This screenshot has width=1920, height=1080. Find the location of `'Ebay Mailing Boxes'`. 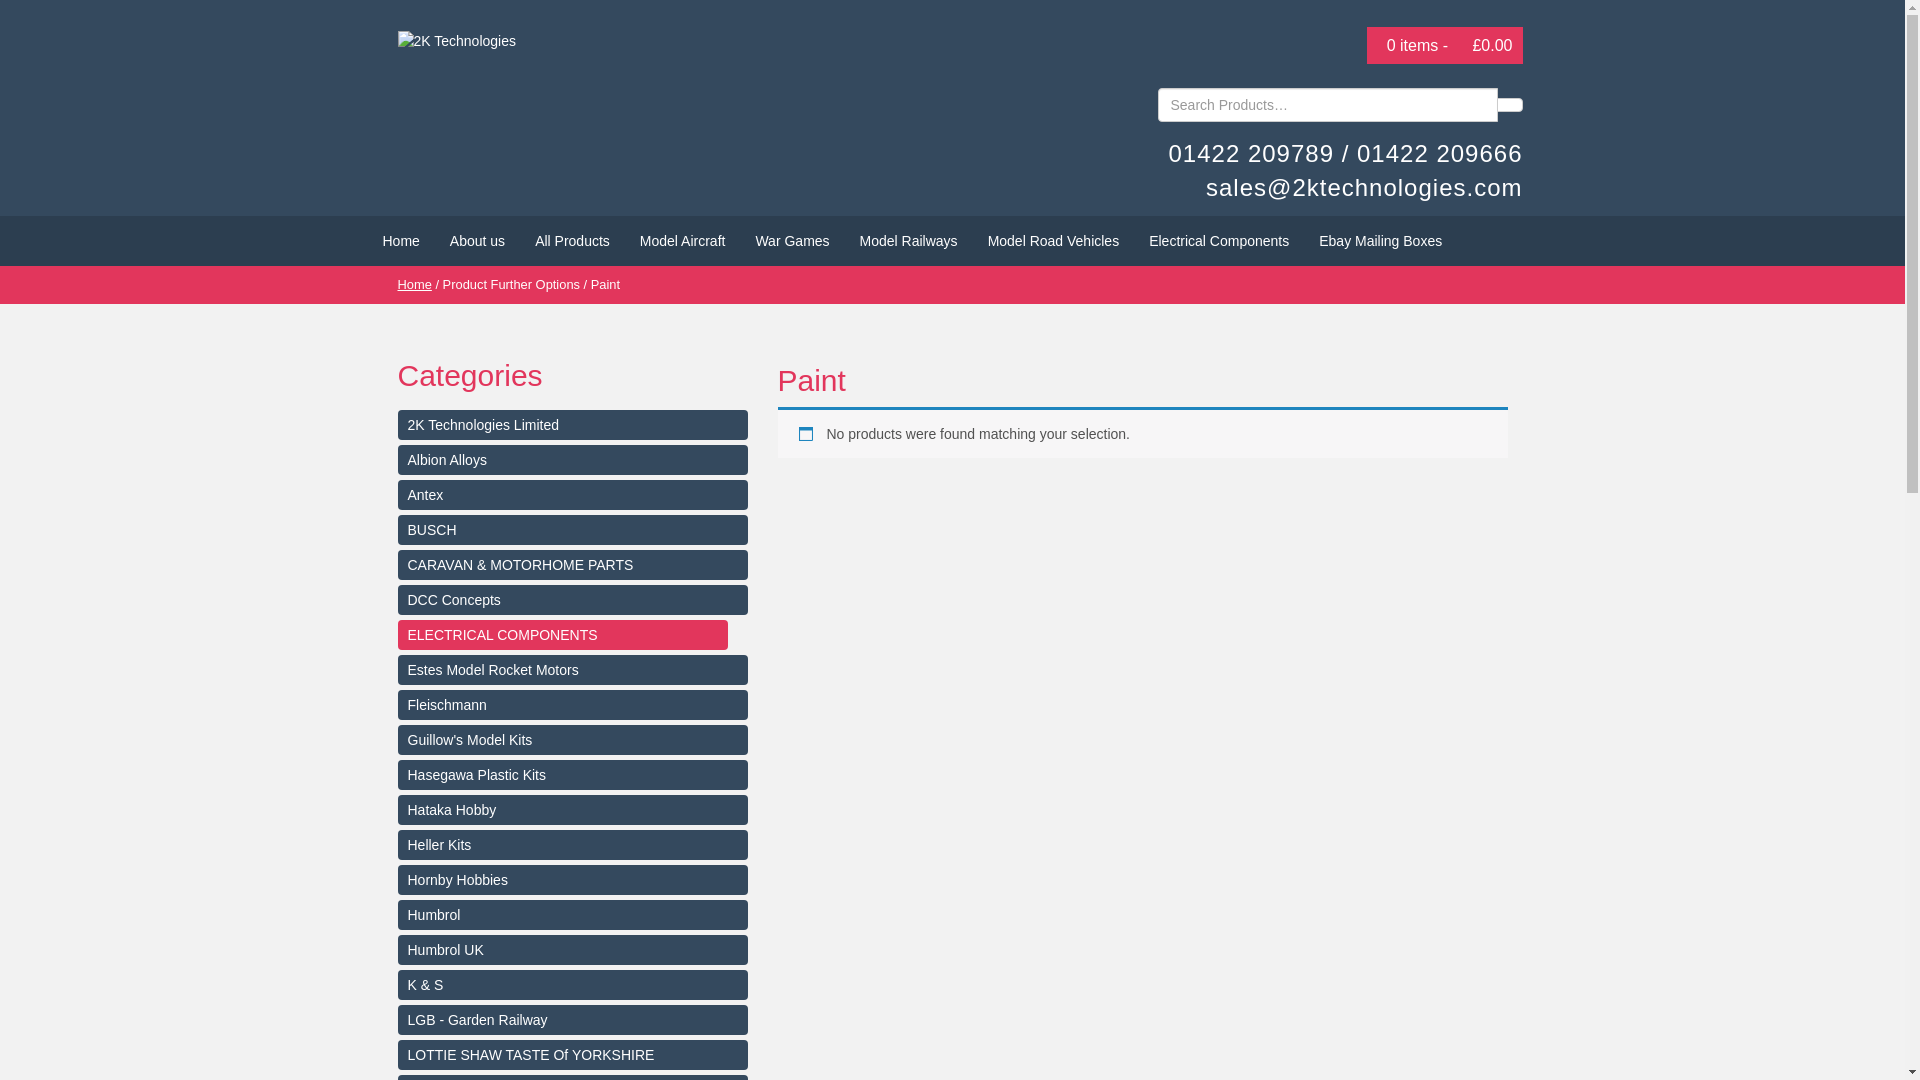

'Ebay Mailing Boxes' is located at coordinates (1304, 239).